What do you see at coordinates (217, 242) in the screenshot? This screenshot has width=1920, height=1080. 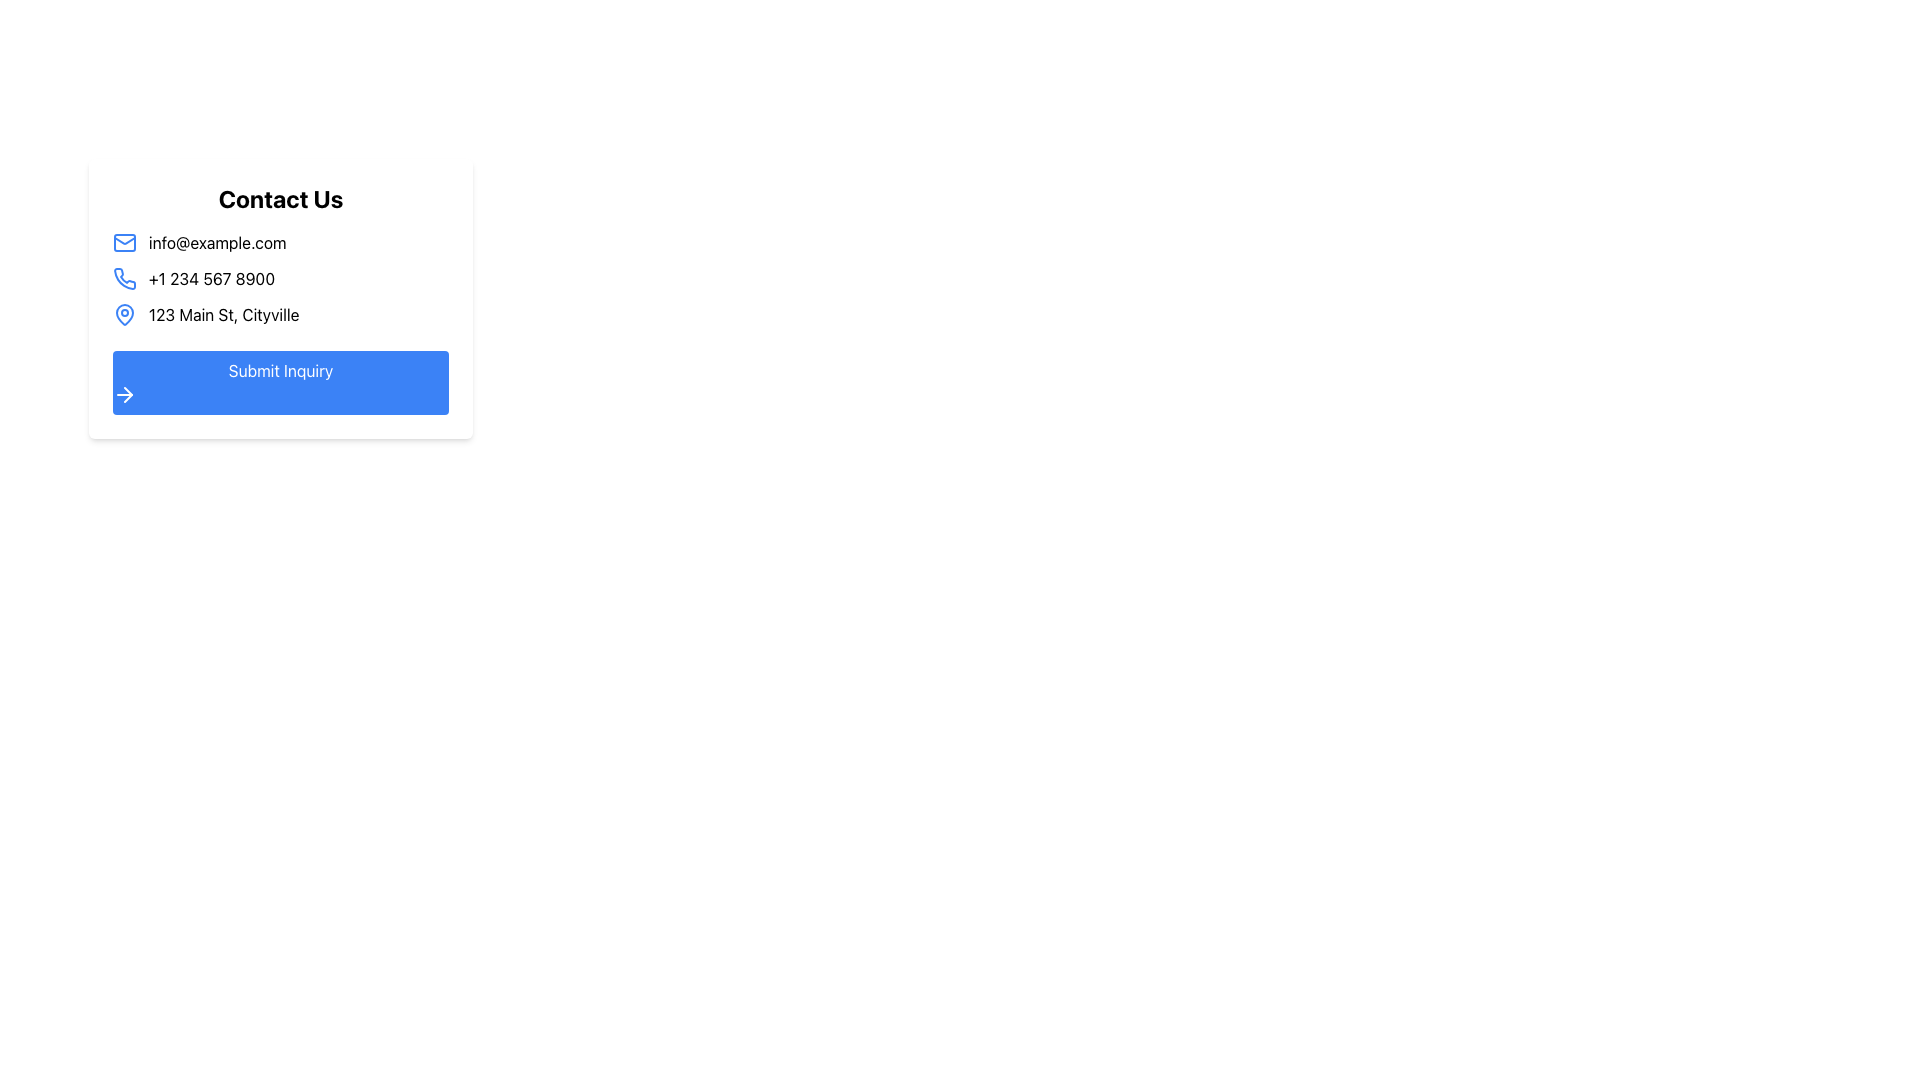 I see `email address displayed as 'info@example.com' in black font, located within the 'Contact Us' card next to an envelope icon` at bounding box center [217, 242].